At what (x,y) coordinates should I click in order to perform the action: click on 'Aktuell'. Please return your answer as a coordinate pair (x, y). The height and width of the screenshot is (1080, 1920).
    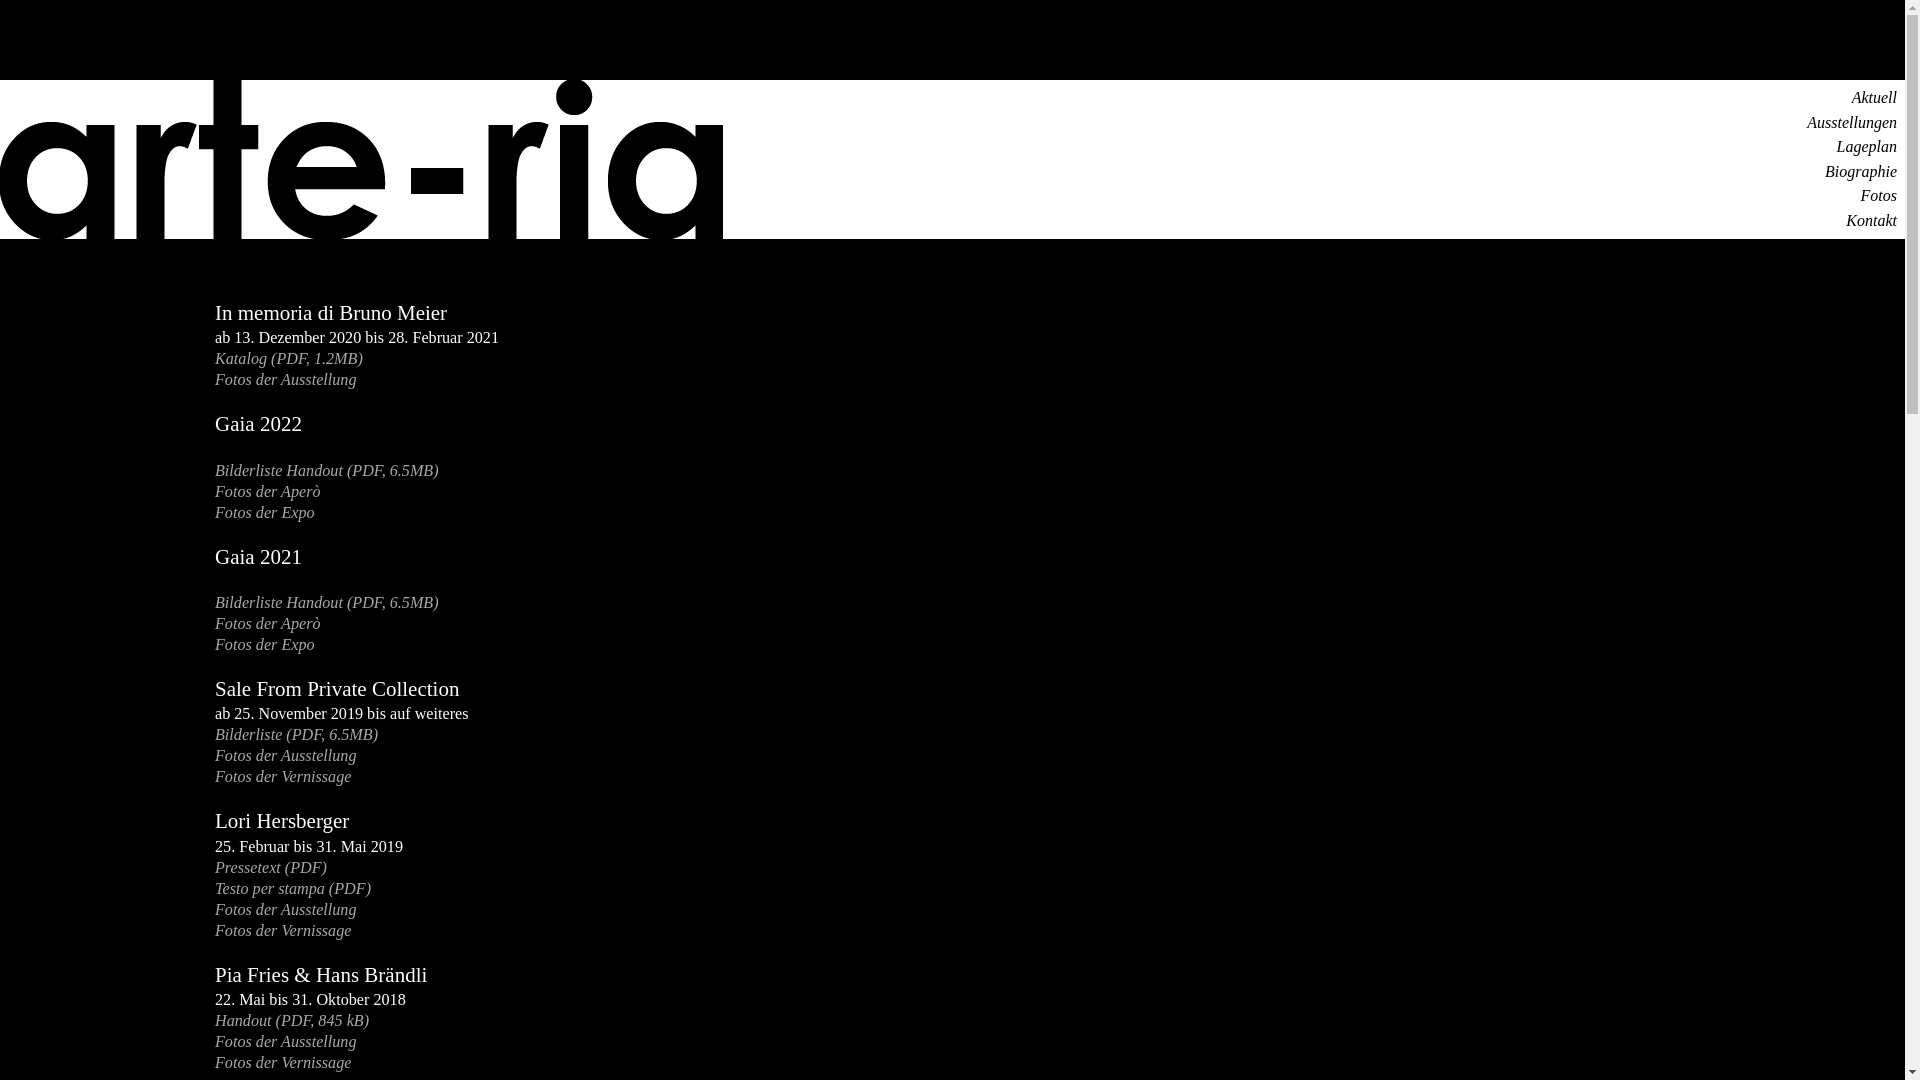
    Looking at the image, I should click on (1873, 97).